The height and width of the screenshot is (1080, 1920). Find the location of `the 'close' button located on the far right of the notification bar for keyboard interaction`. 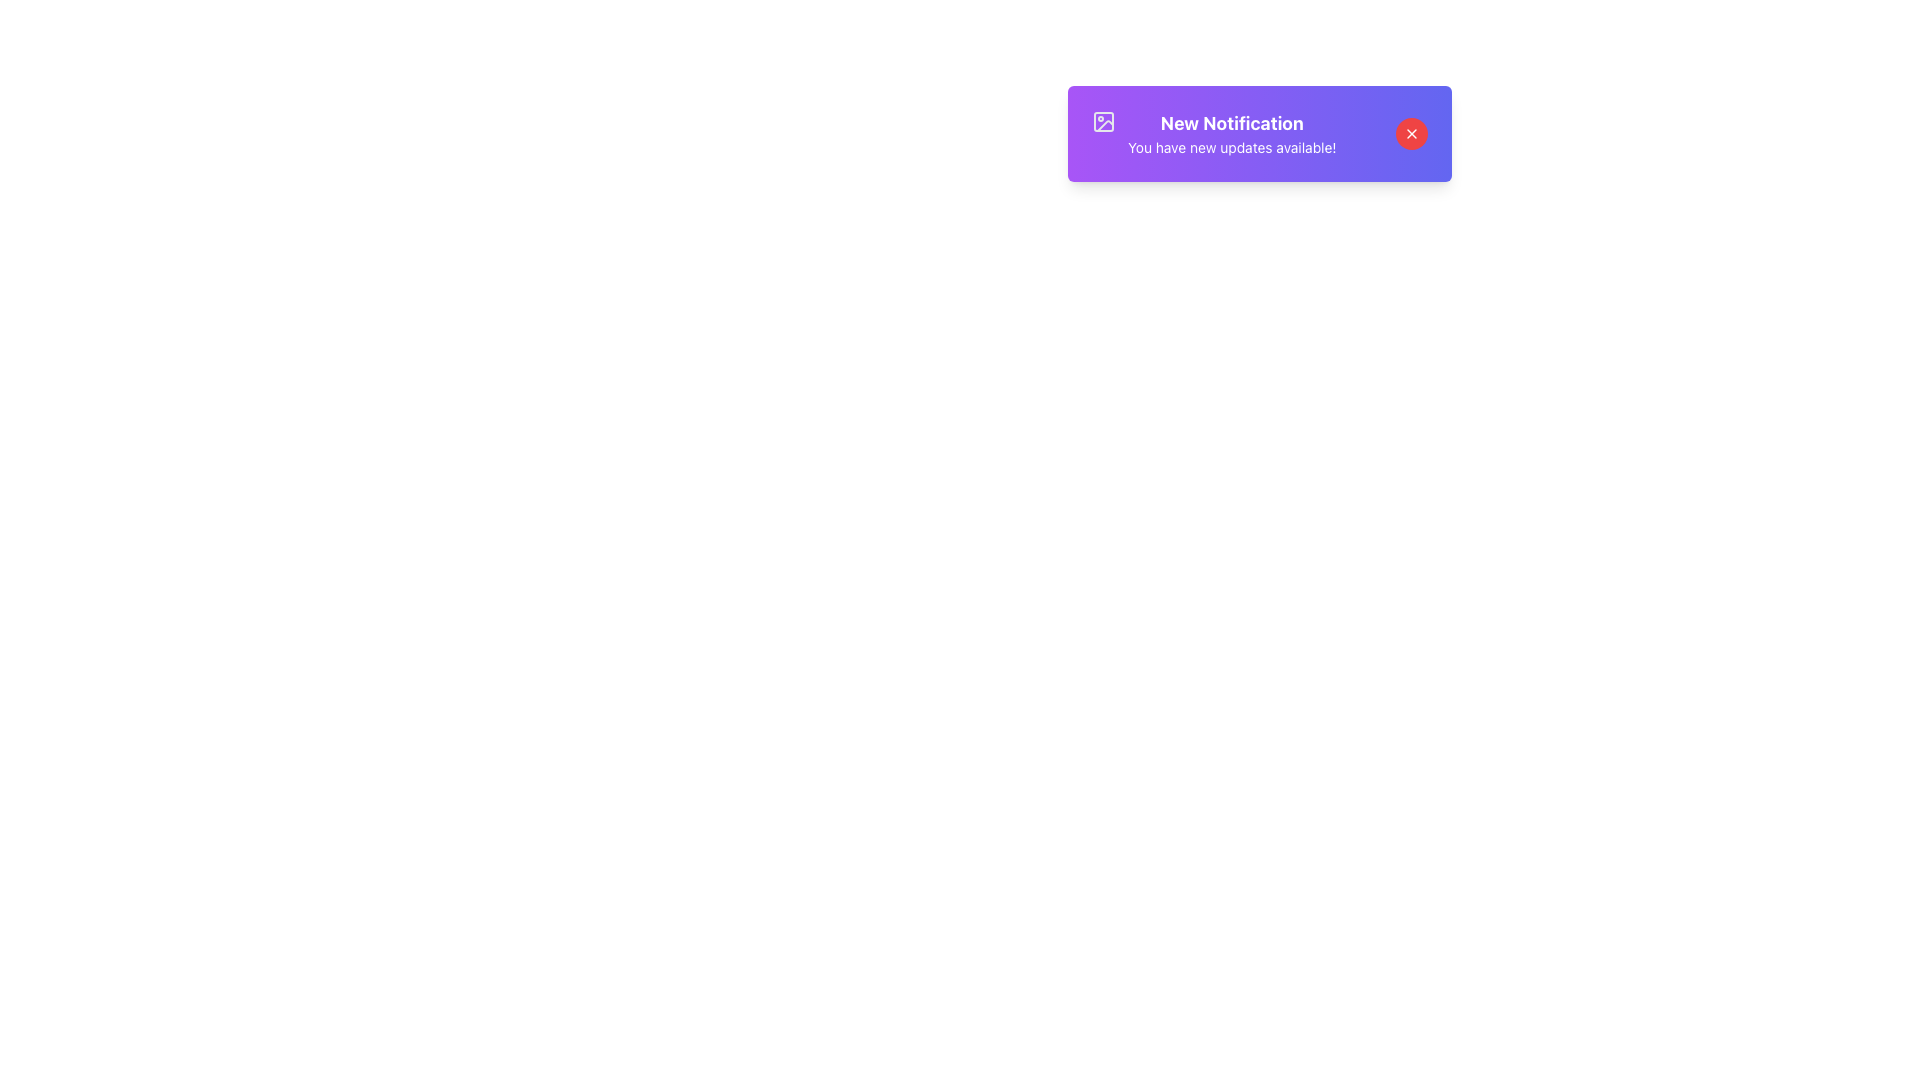

the 'close' button located on the far right of the notification bar for keyboard interaction is located at coordinates (1410, 134).